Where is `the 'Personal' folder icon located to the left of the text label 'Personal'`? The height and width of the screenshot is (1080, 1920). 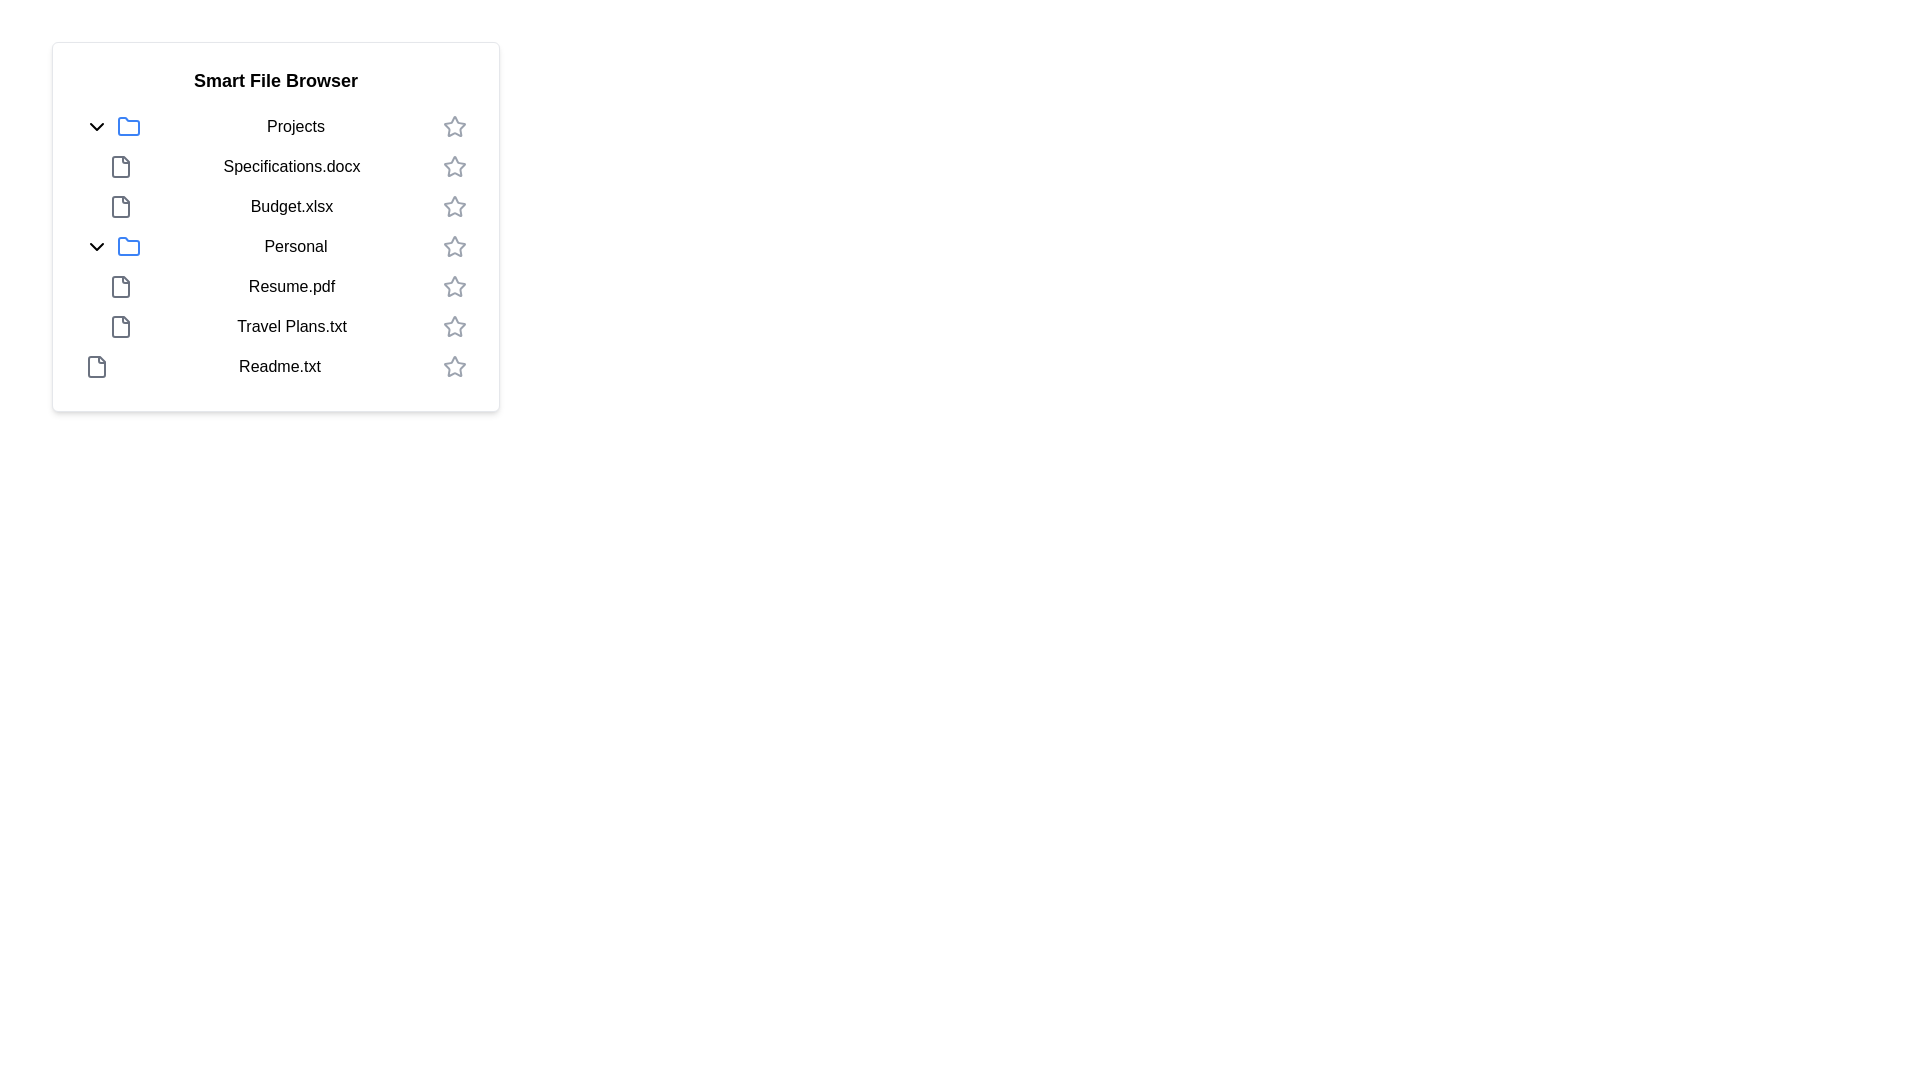
the 'Personal' folder icon located to the left of the text label 'Personal' is located at coordinates (128, 245).